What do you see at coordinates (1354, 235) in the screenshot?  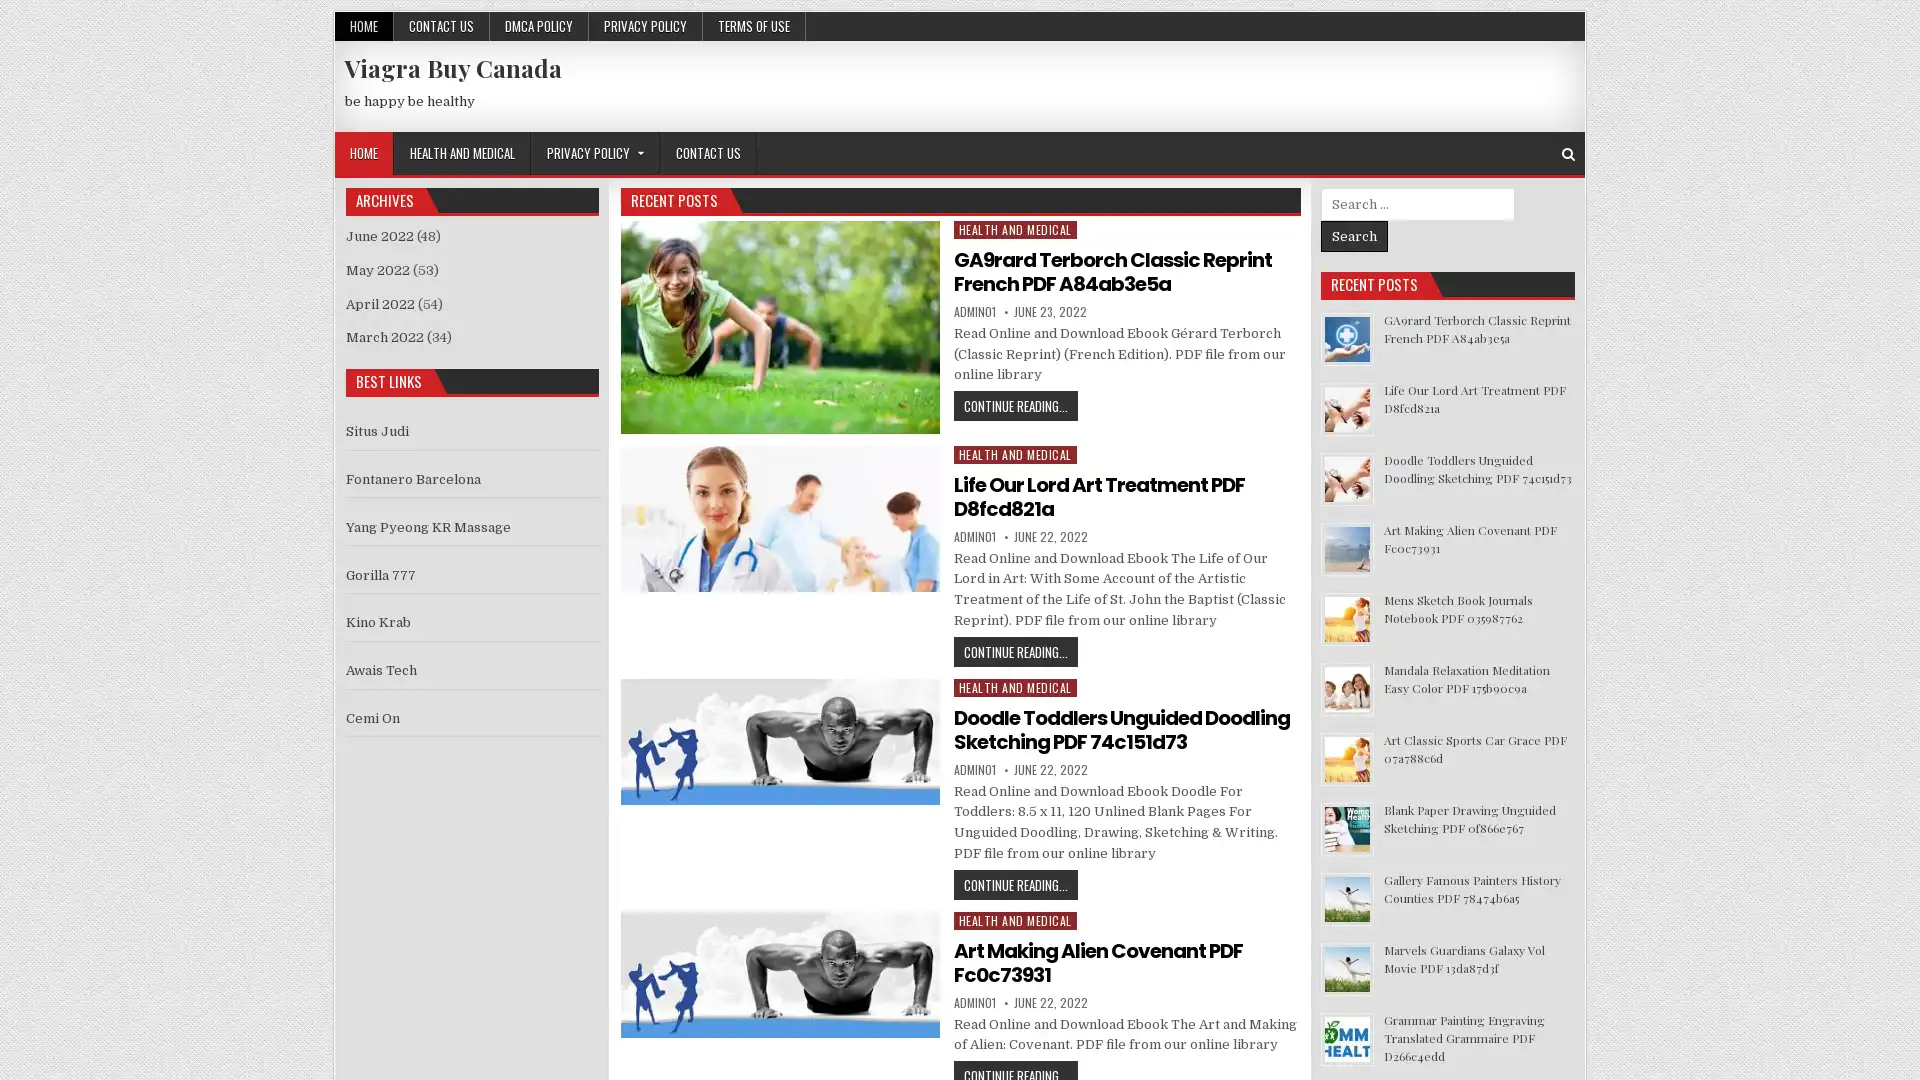 I see `Search` at bounding box center [1354, 235].